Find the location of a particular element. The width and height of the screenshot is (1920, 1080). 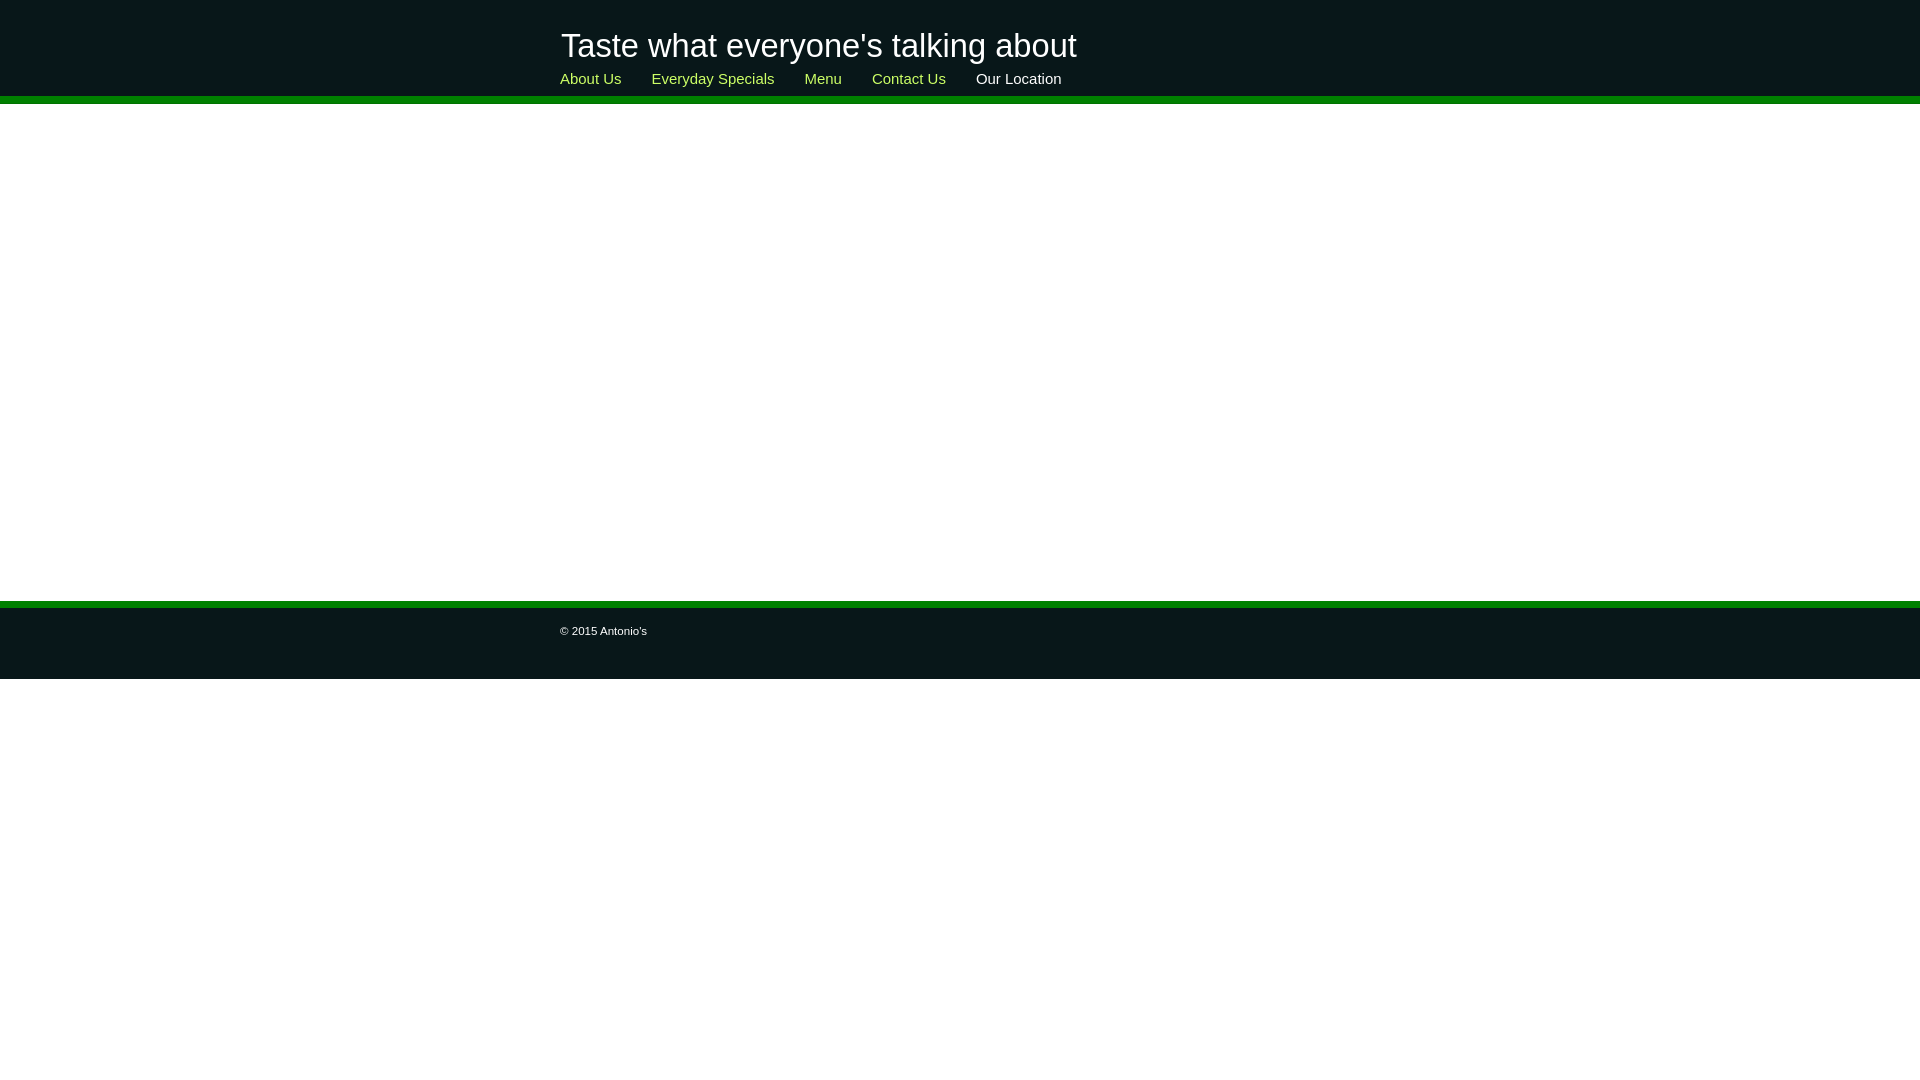

'Our Location' is located at coordinates (960, 83).